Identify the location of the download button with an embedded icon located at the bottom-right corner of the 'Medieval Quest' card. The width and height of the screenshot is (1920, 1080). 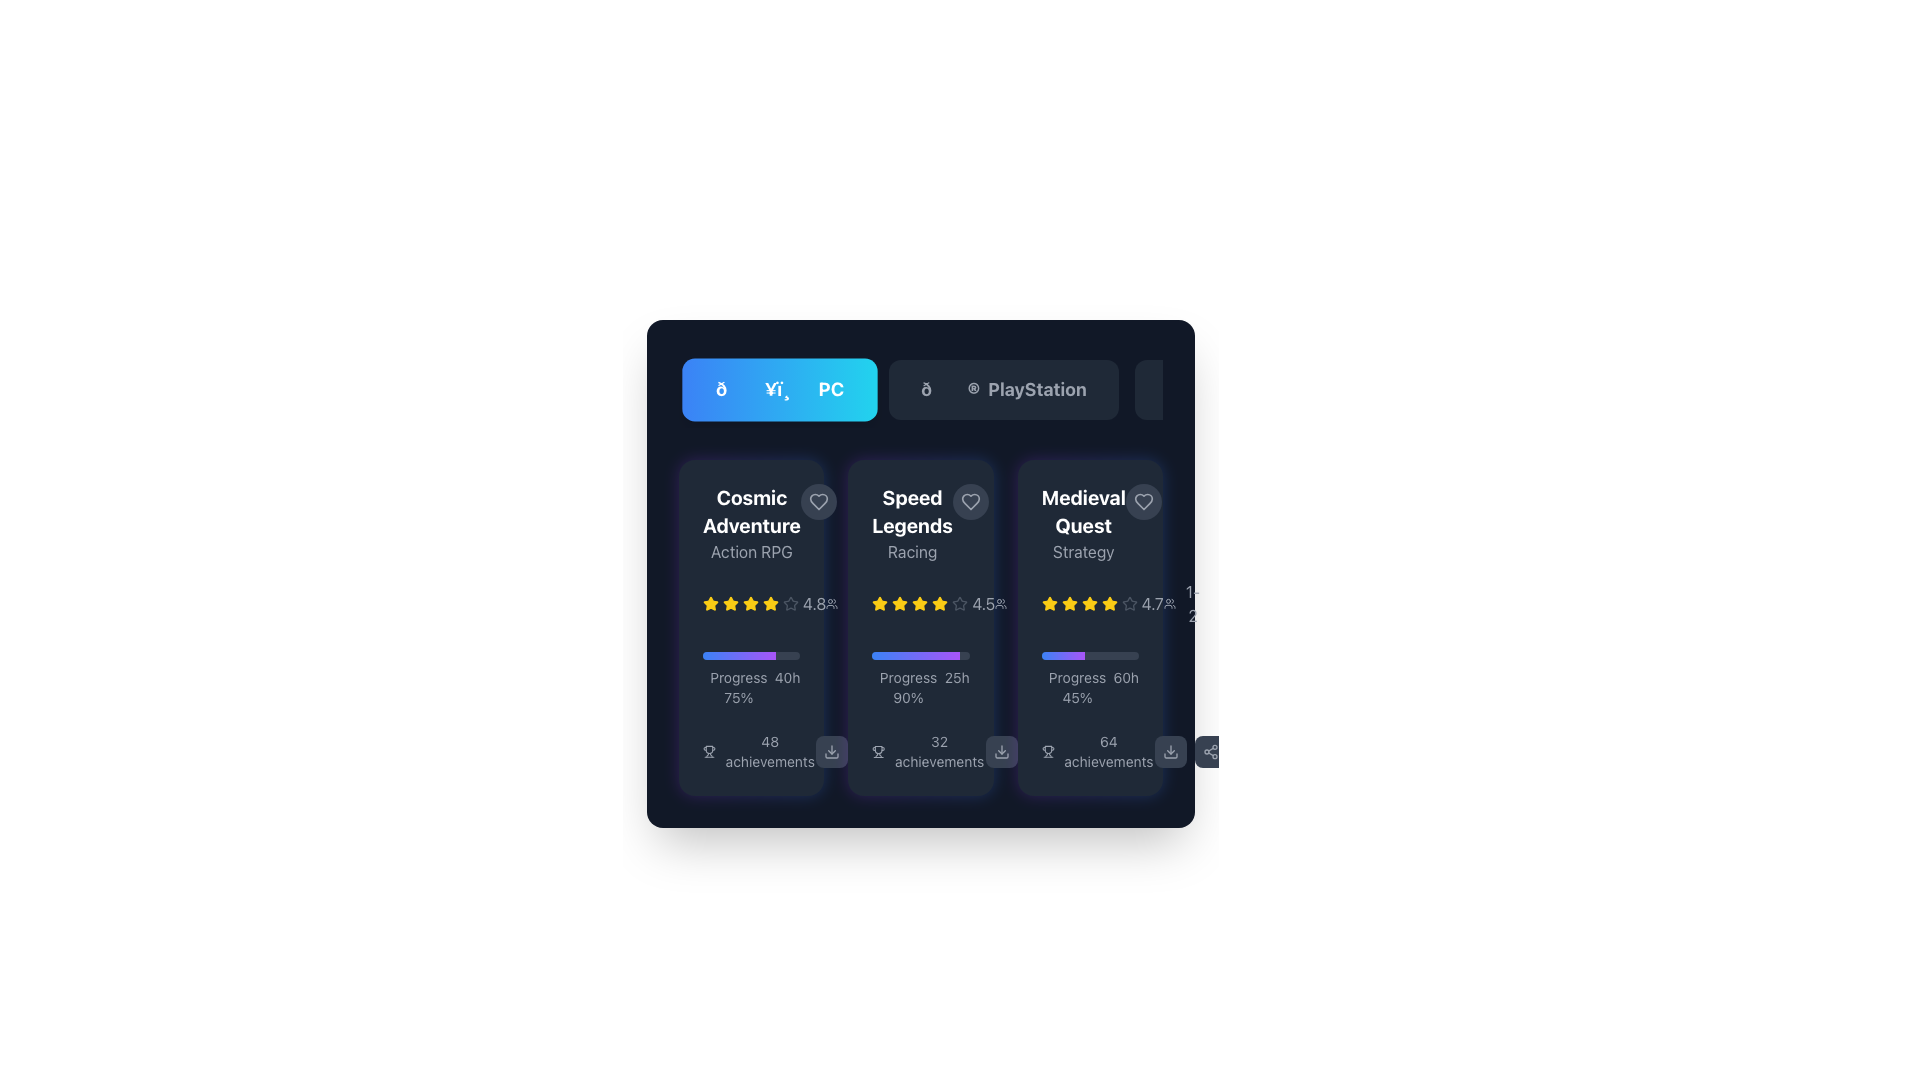
(1170, 752).